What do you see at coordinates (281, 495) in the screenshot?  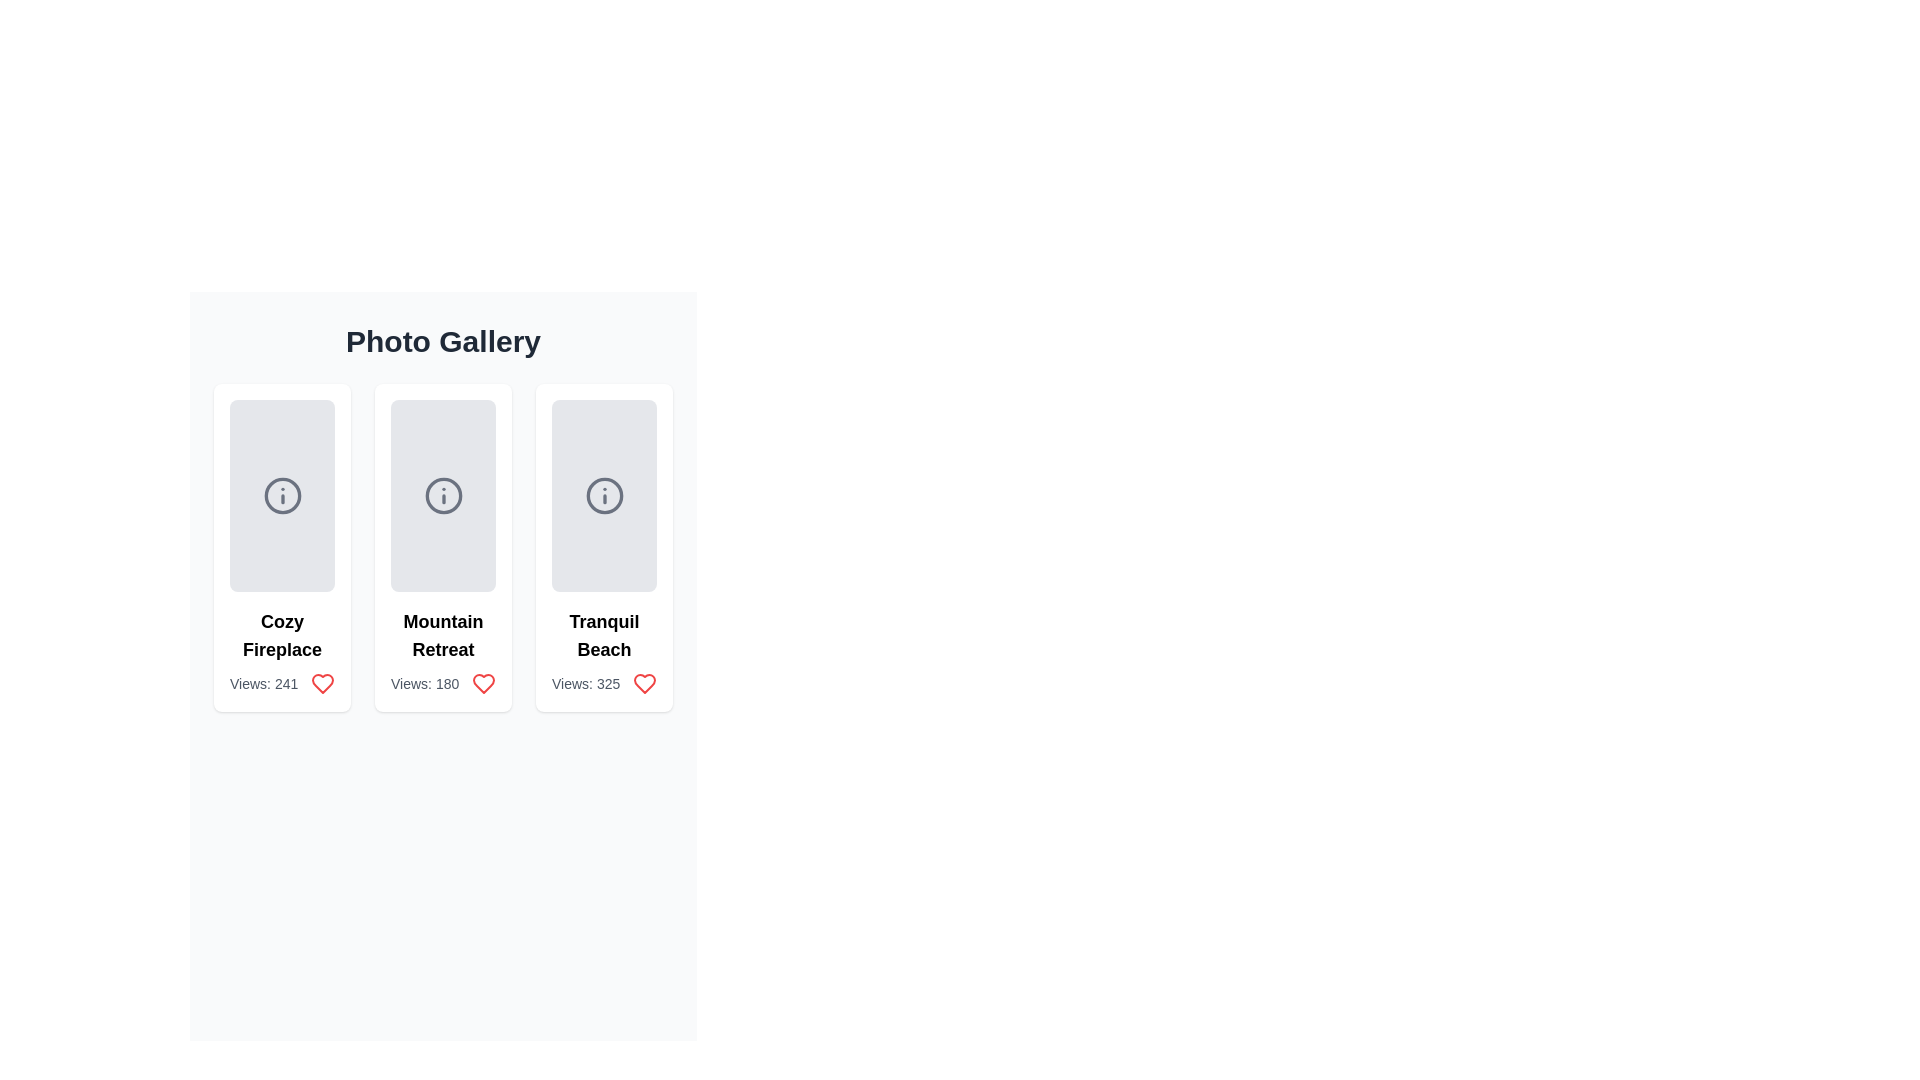 I see `the information icon related to the 'Cozy Fireplace' entry, which is centered above the text and views count` at bounding box center [281, 495].